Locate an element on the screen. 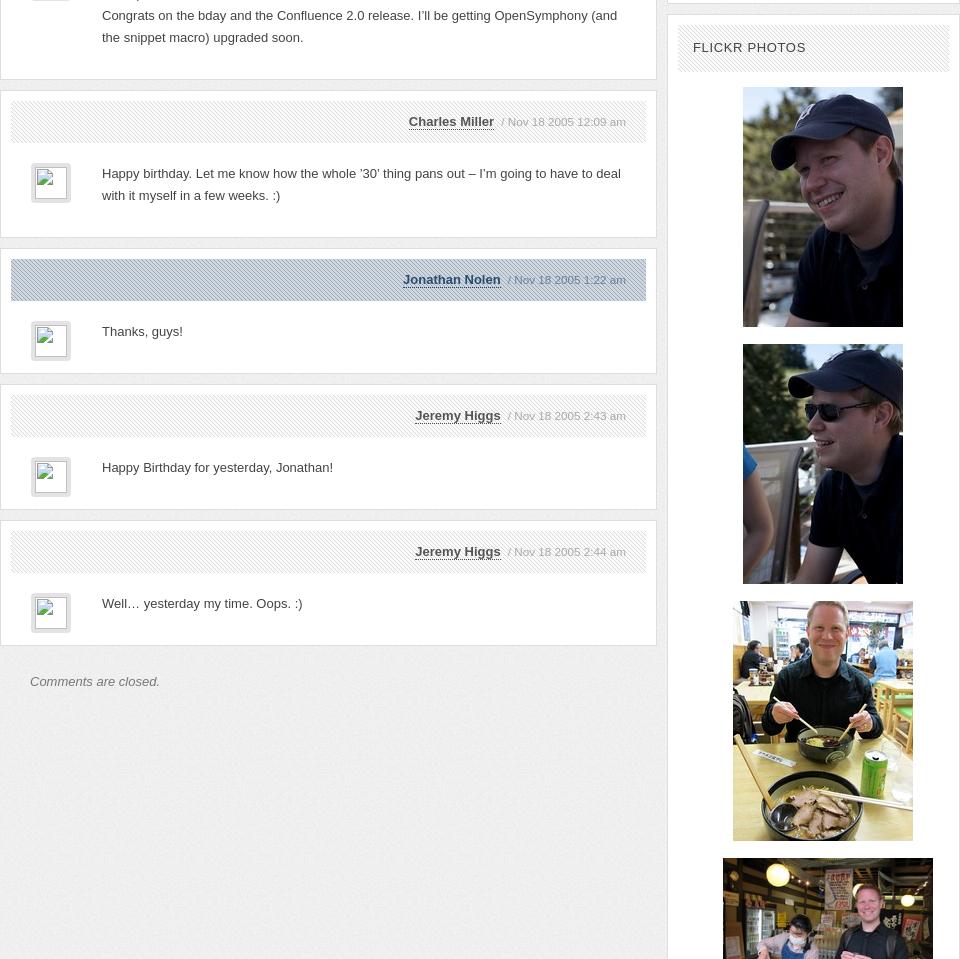 This screenshot has height=959, width=960. '/ Nov 18 2005 2:44 am' is located at coordinates (505, 550).